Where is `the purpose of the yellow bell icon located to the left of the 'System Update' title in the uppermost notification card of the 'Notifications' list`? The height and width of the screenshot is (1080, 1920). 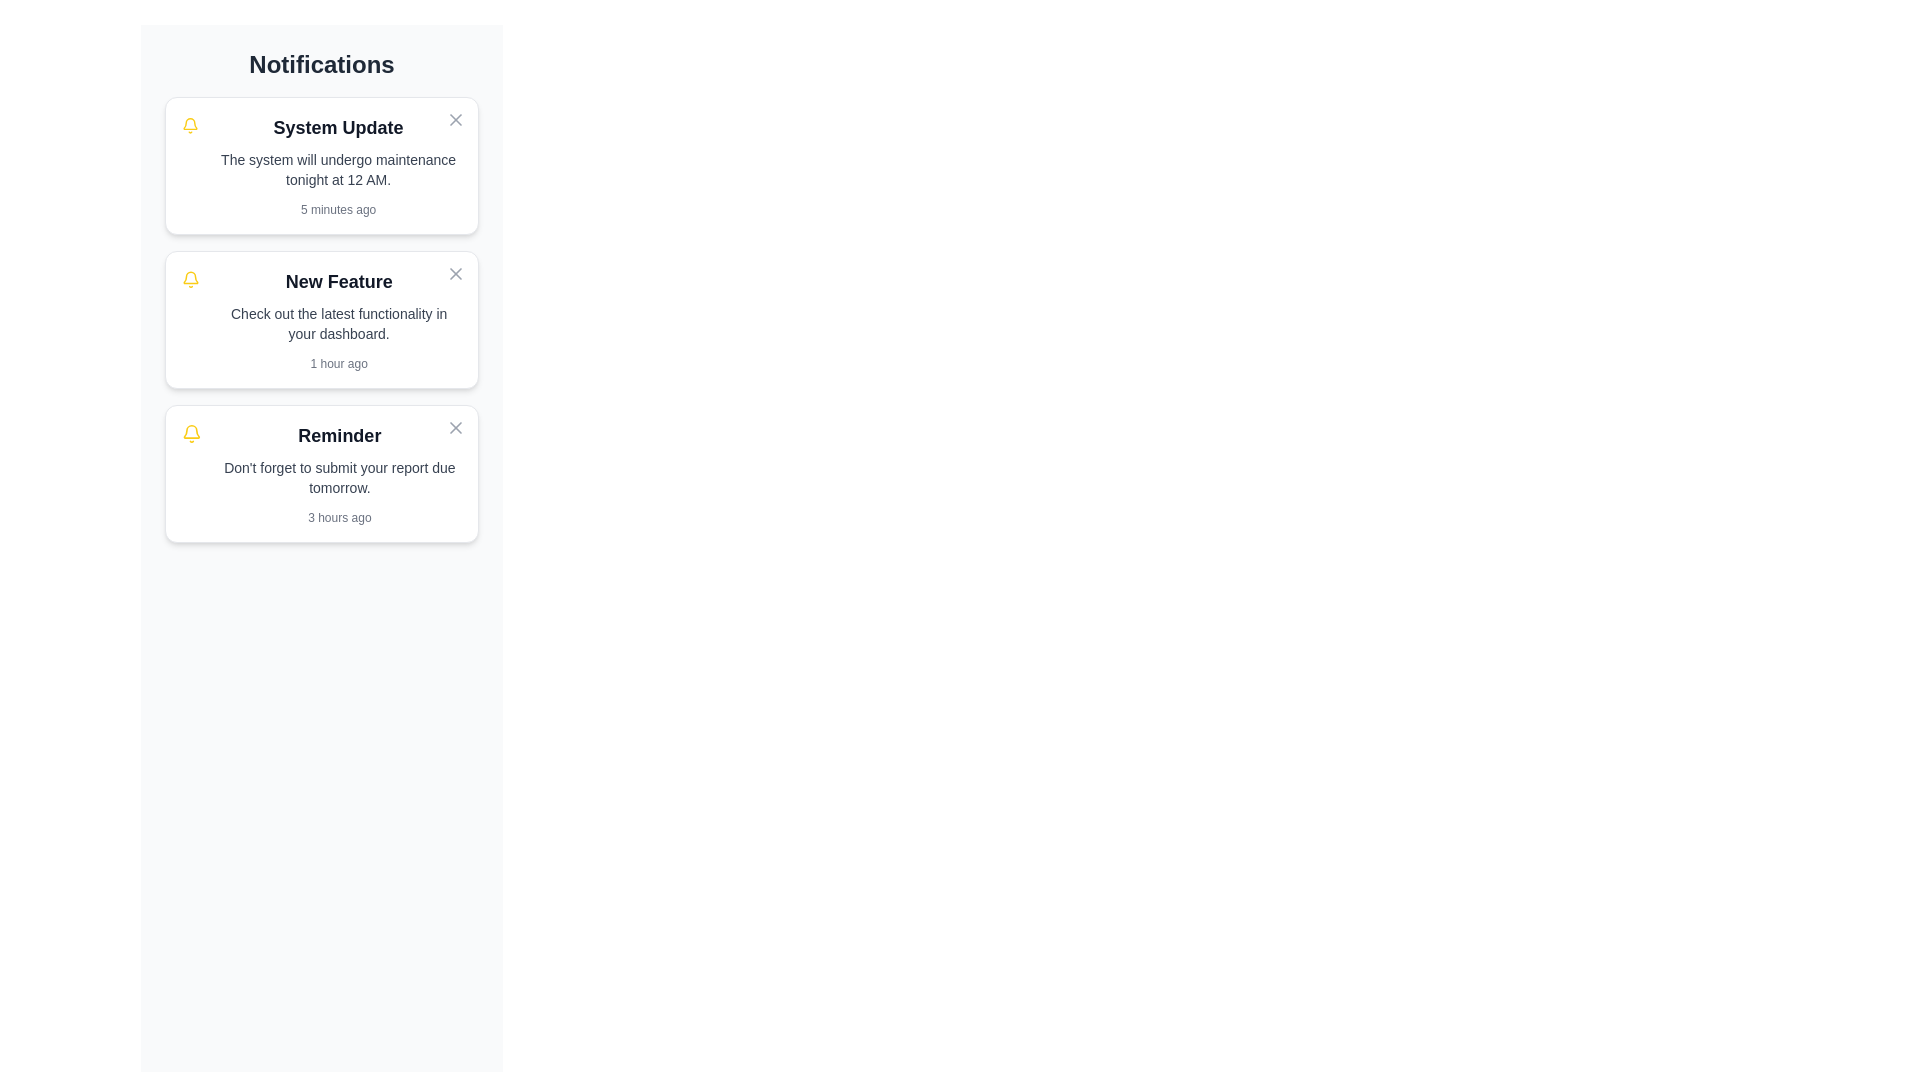
the purpose of the yellow bell icon located to the left of the 'System Update' title in the uppermost notification card of the 'Notifications' list is located at coordinates (190, 126).